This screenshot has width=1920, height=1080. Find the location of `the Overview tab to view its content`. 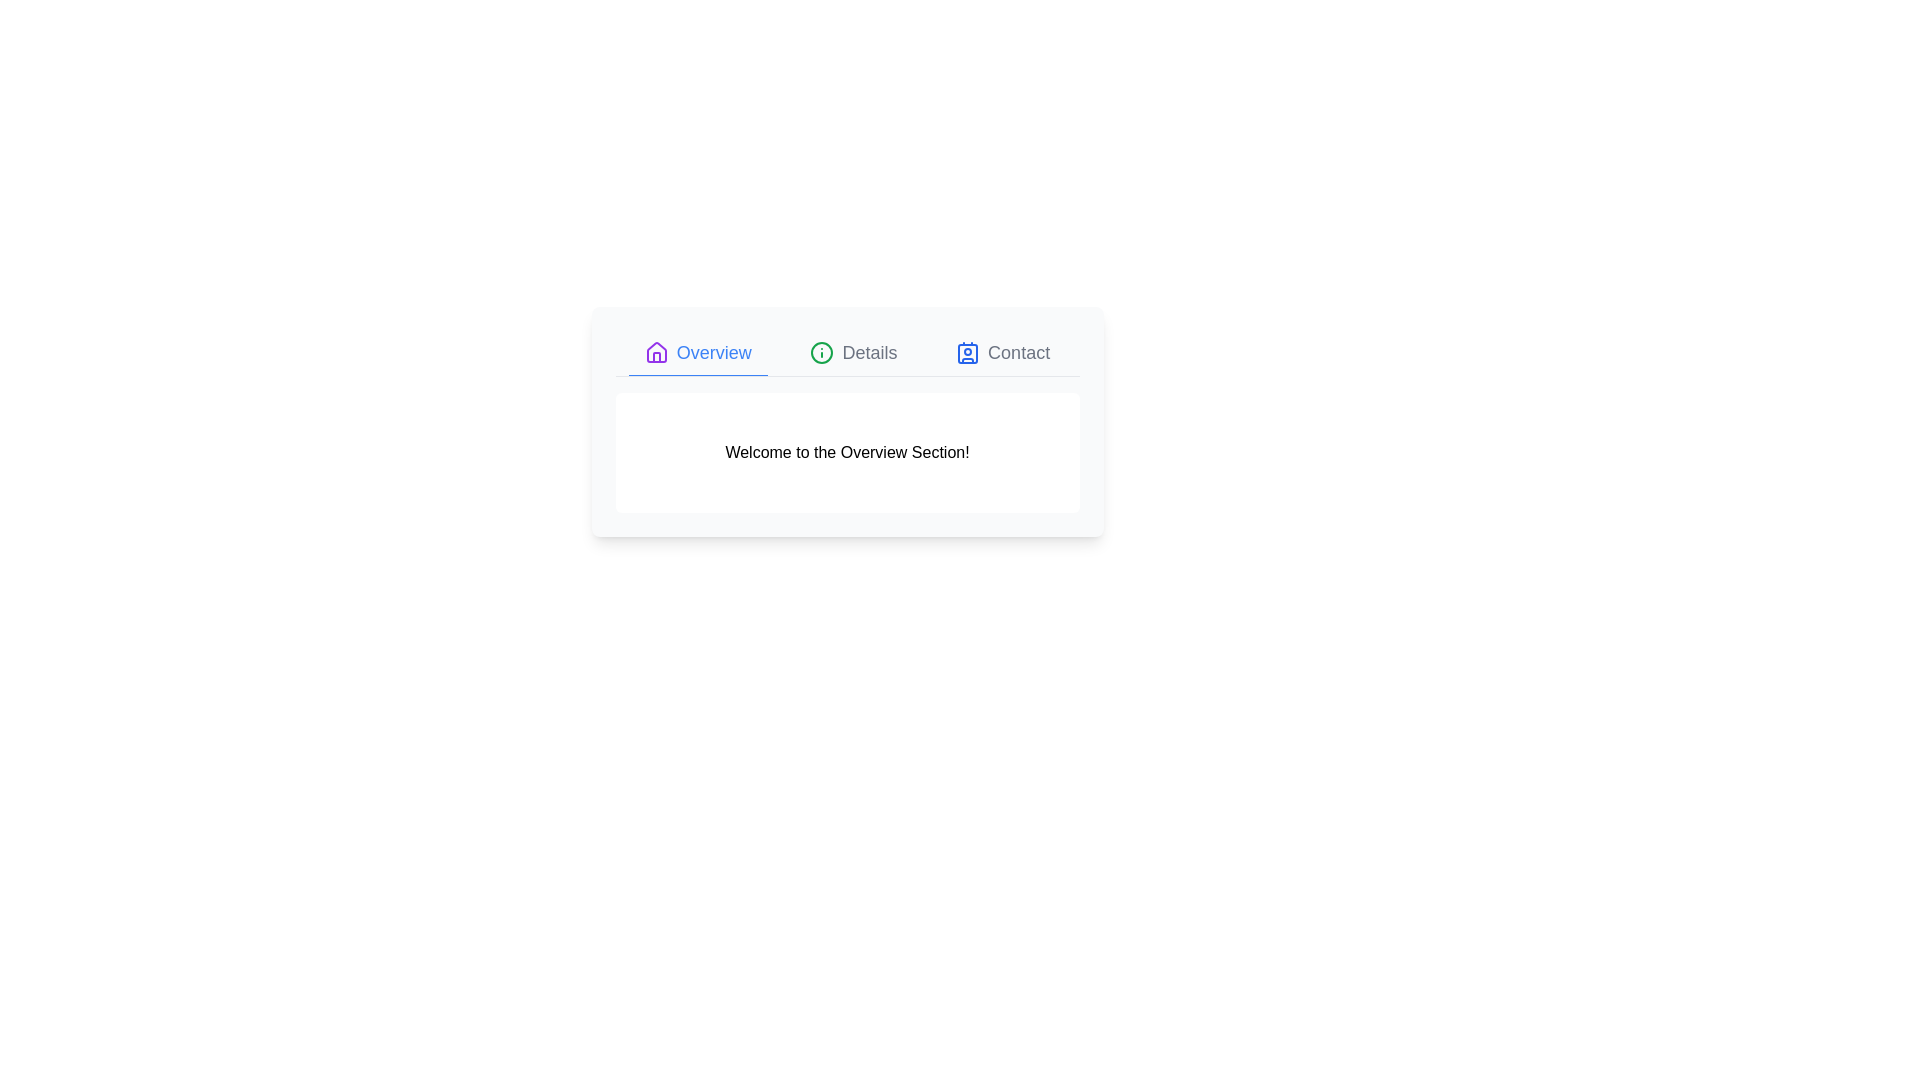

the Overview tab to view its content is located at coordinates (698, 352).